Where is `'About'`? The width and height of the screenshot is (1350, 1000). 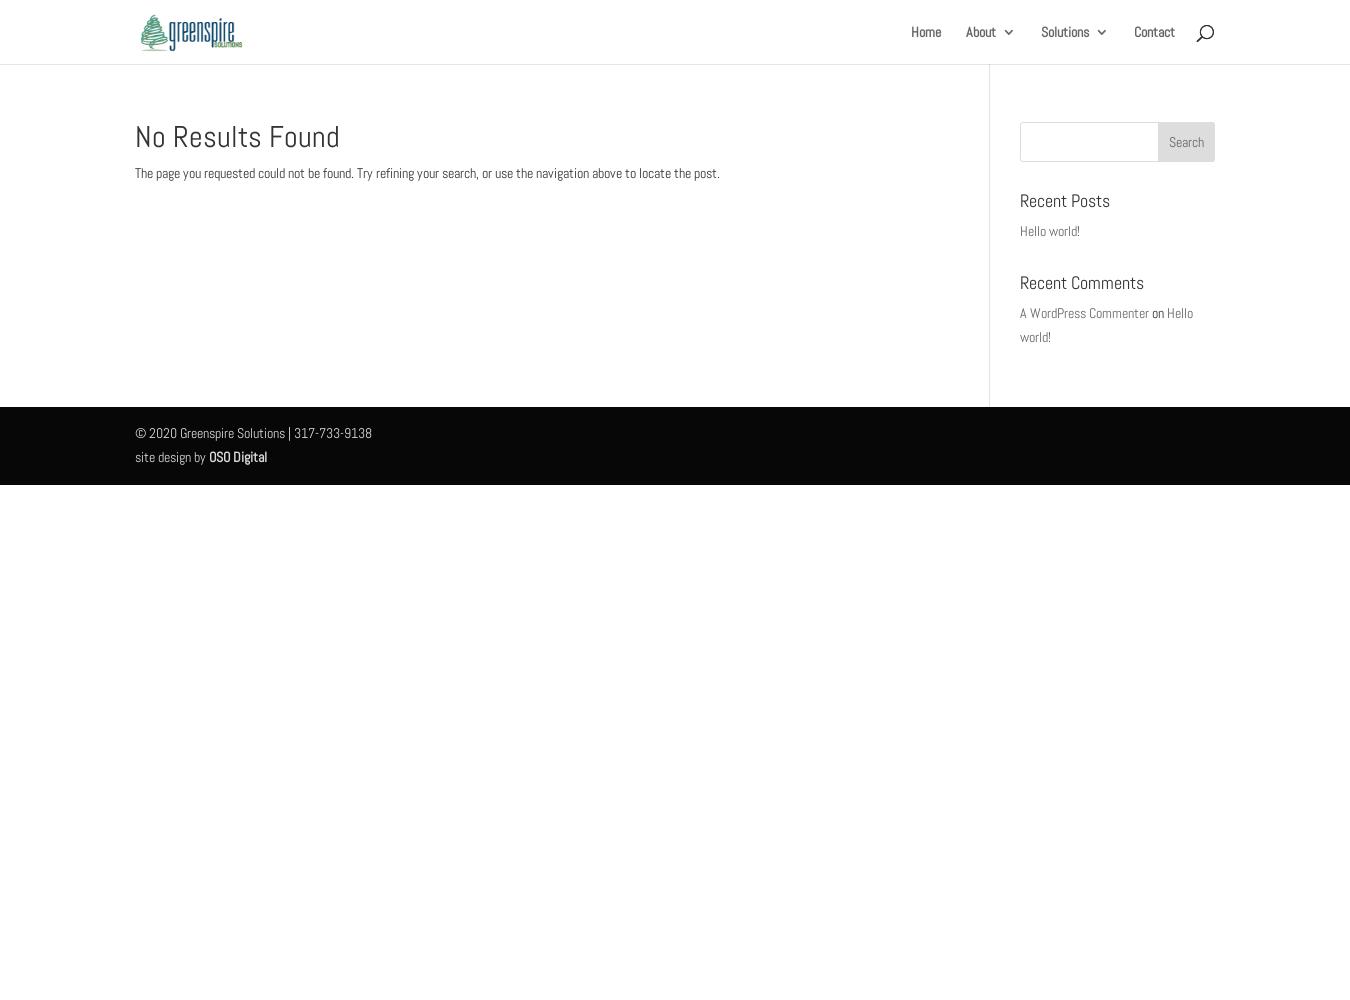 'About' is located at coordinates (980, 32).